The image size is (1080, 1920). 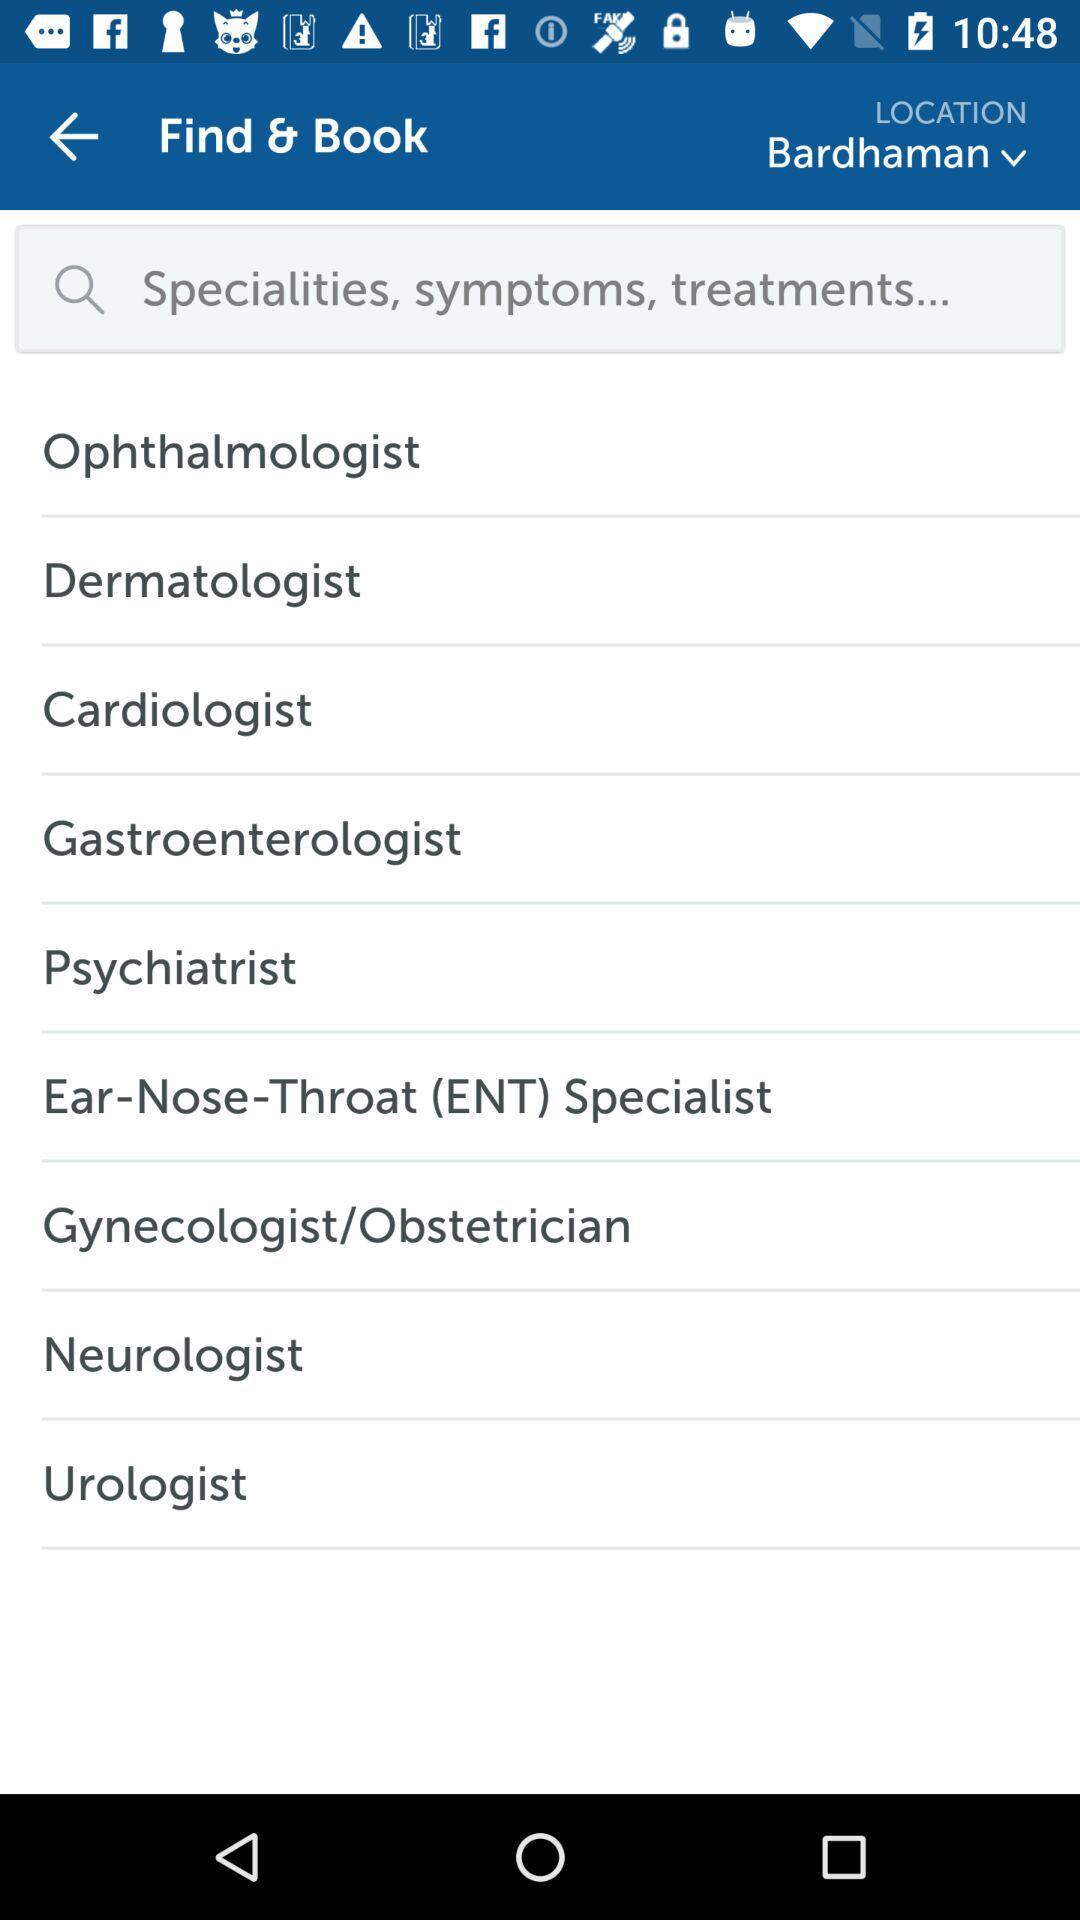 What do you see at coordinates (346, 1224) in the screenshot?
I see `the gynecologist/obstetrician item` at bounding box center [346, 1224].